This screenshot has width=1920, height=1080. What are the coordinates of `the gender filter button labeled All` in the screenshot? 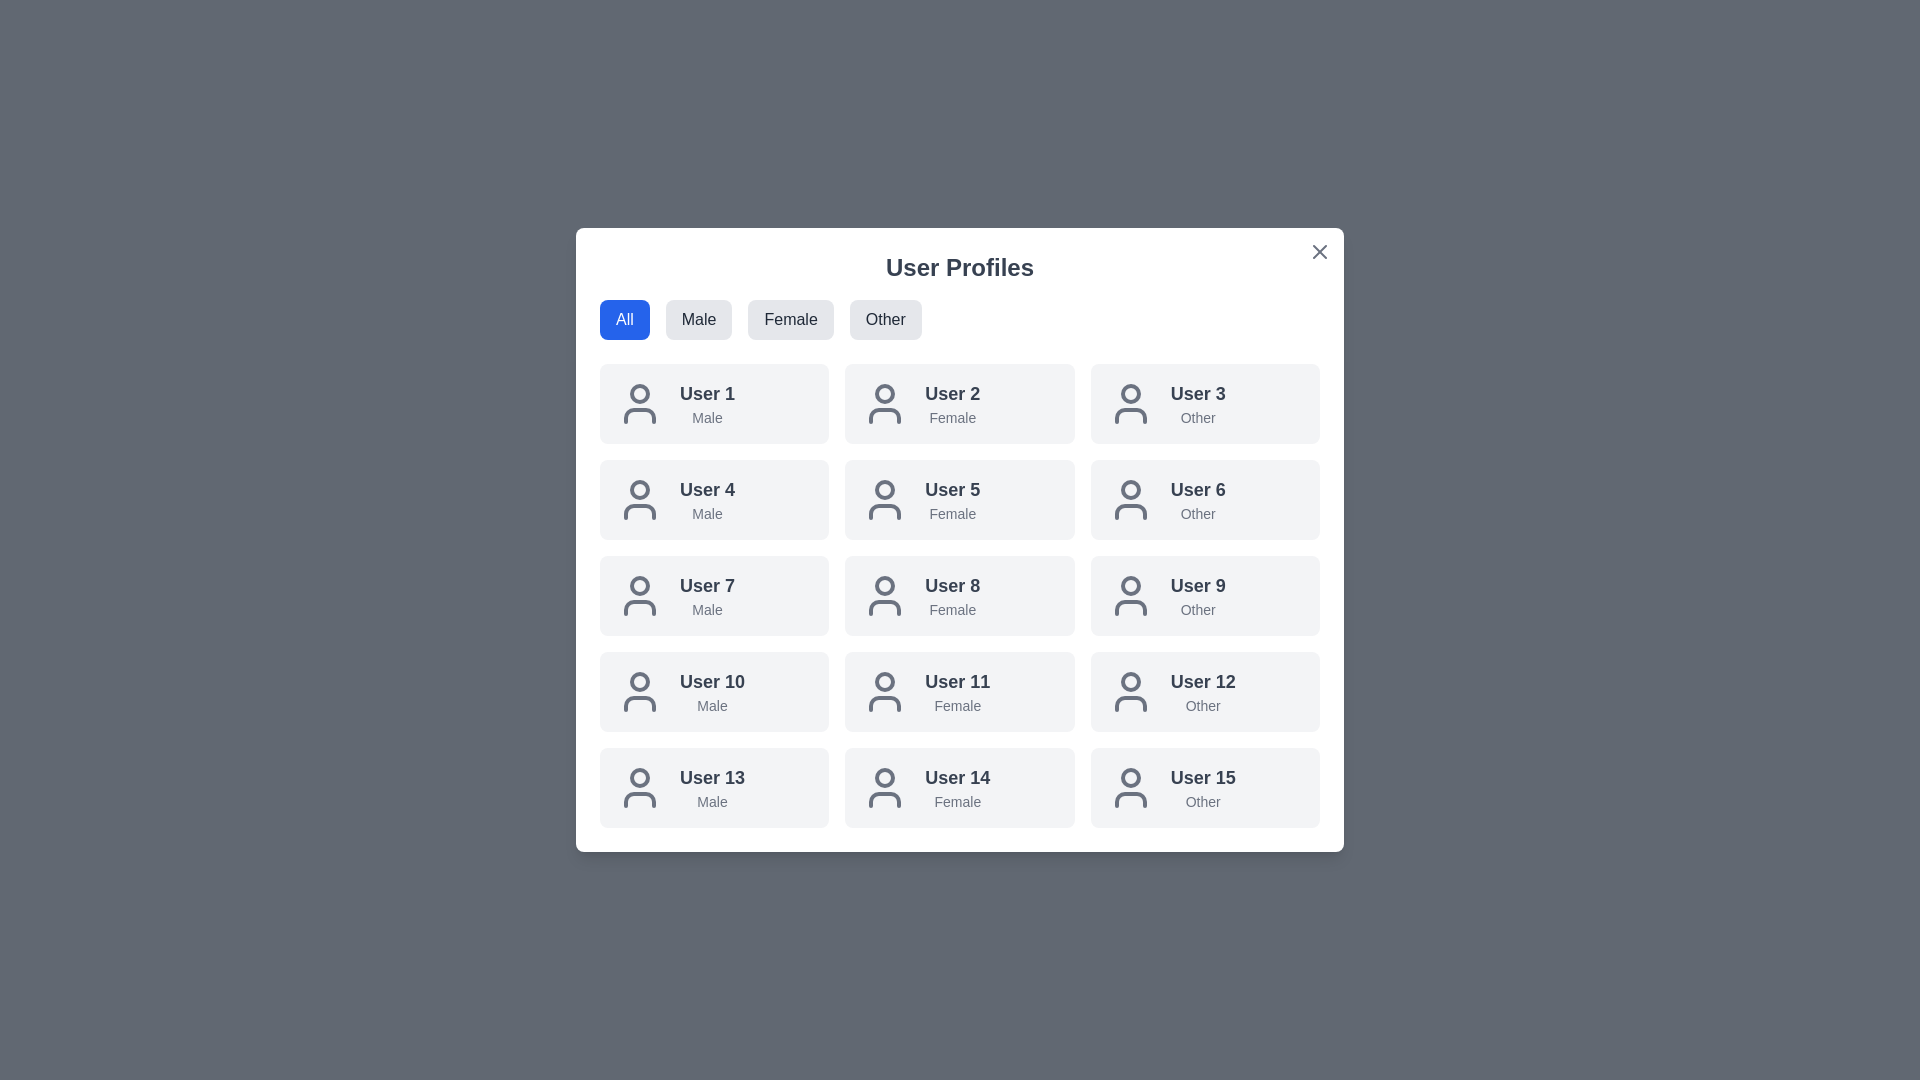 It's located at (623, 319).